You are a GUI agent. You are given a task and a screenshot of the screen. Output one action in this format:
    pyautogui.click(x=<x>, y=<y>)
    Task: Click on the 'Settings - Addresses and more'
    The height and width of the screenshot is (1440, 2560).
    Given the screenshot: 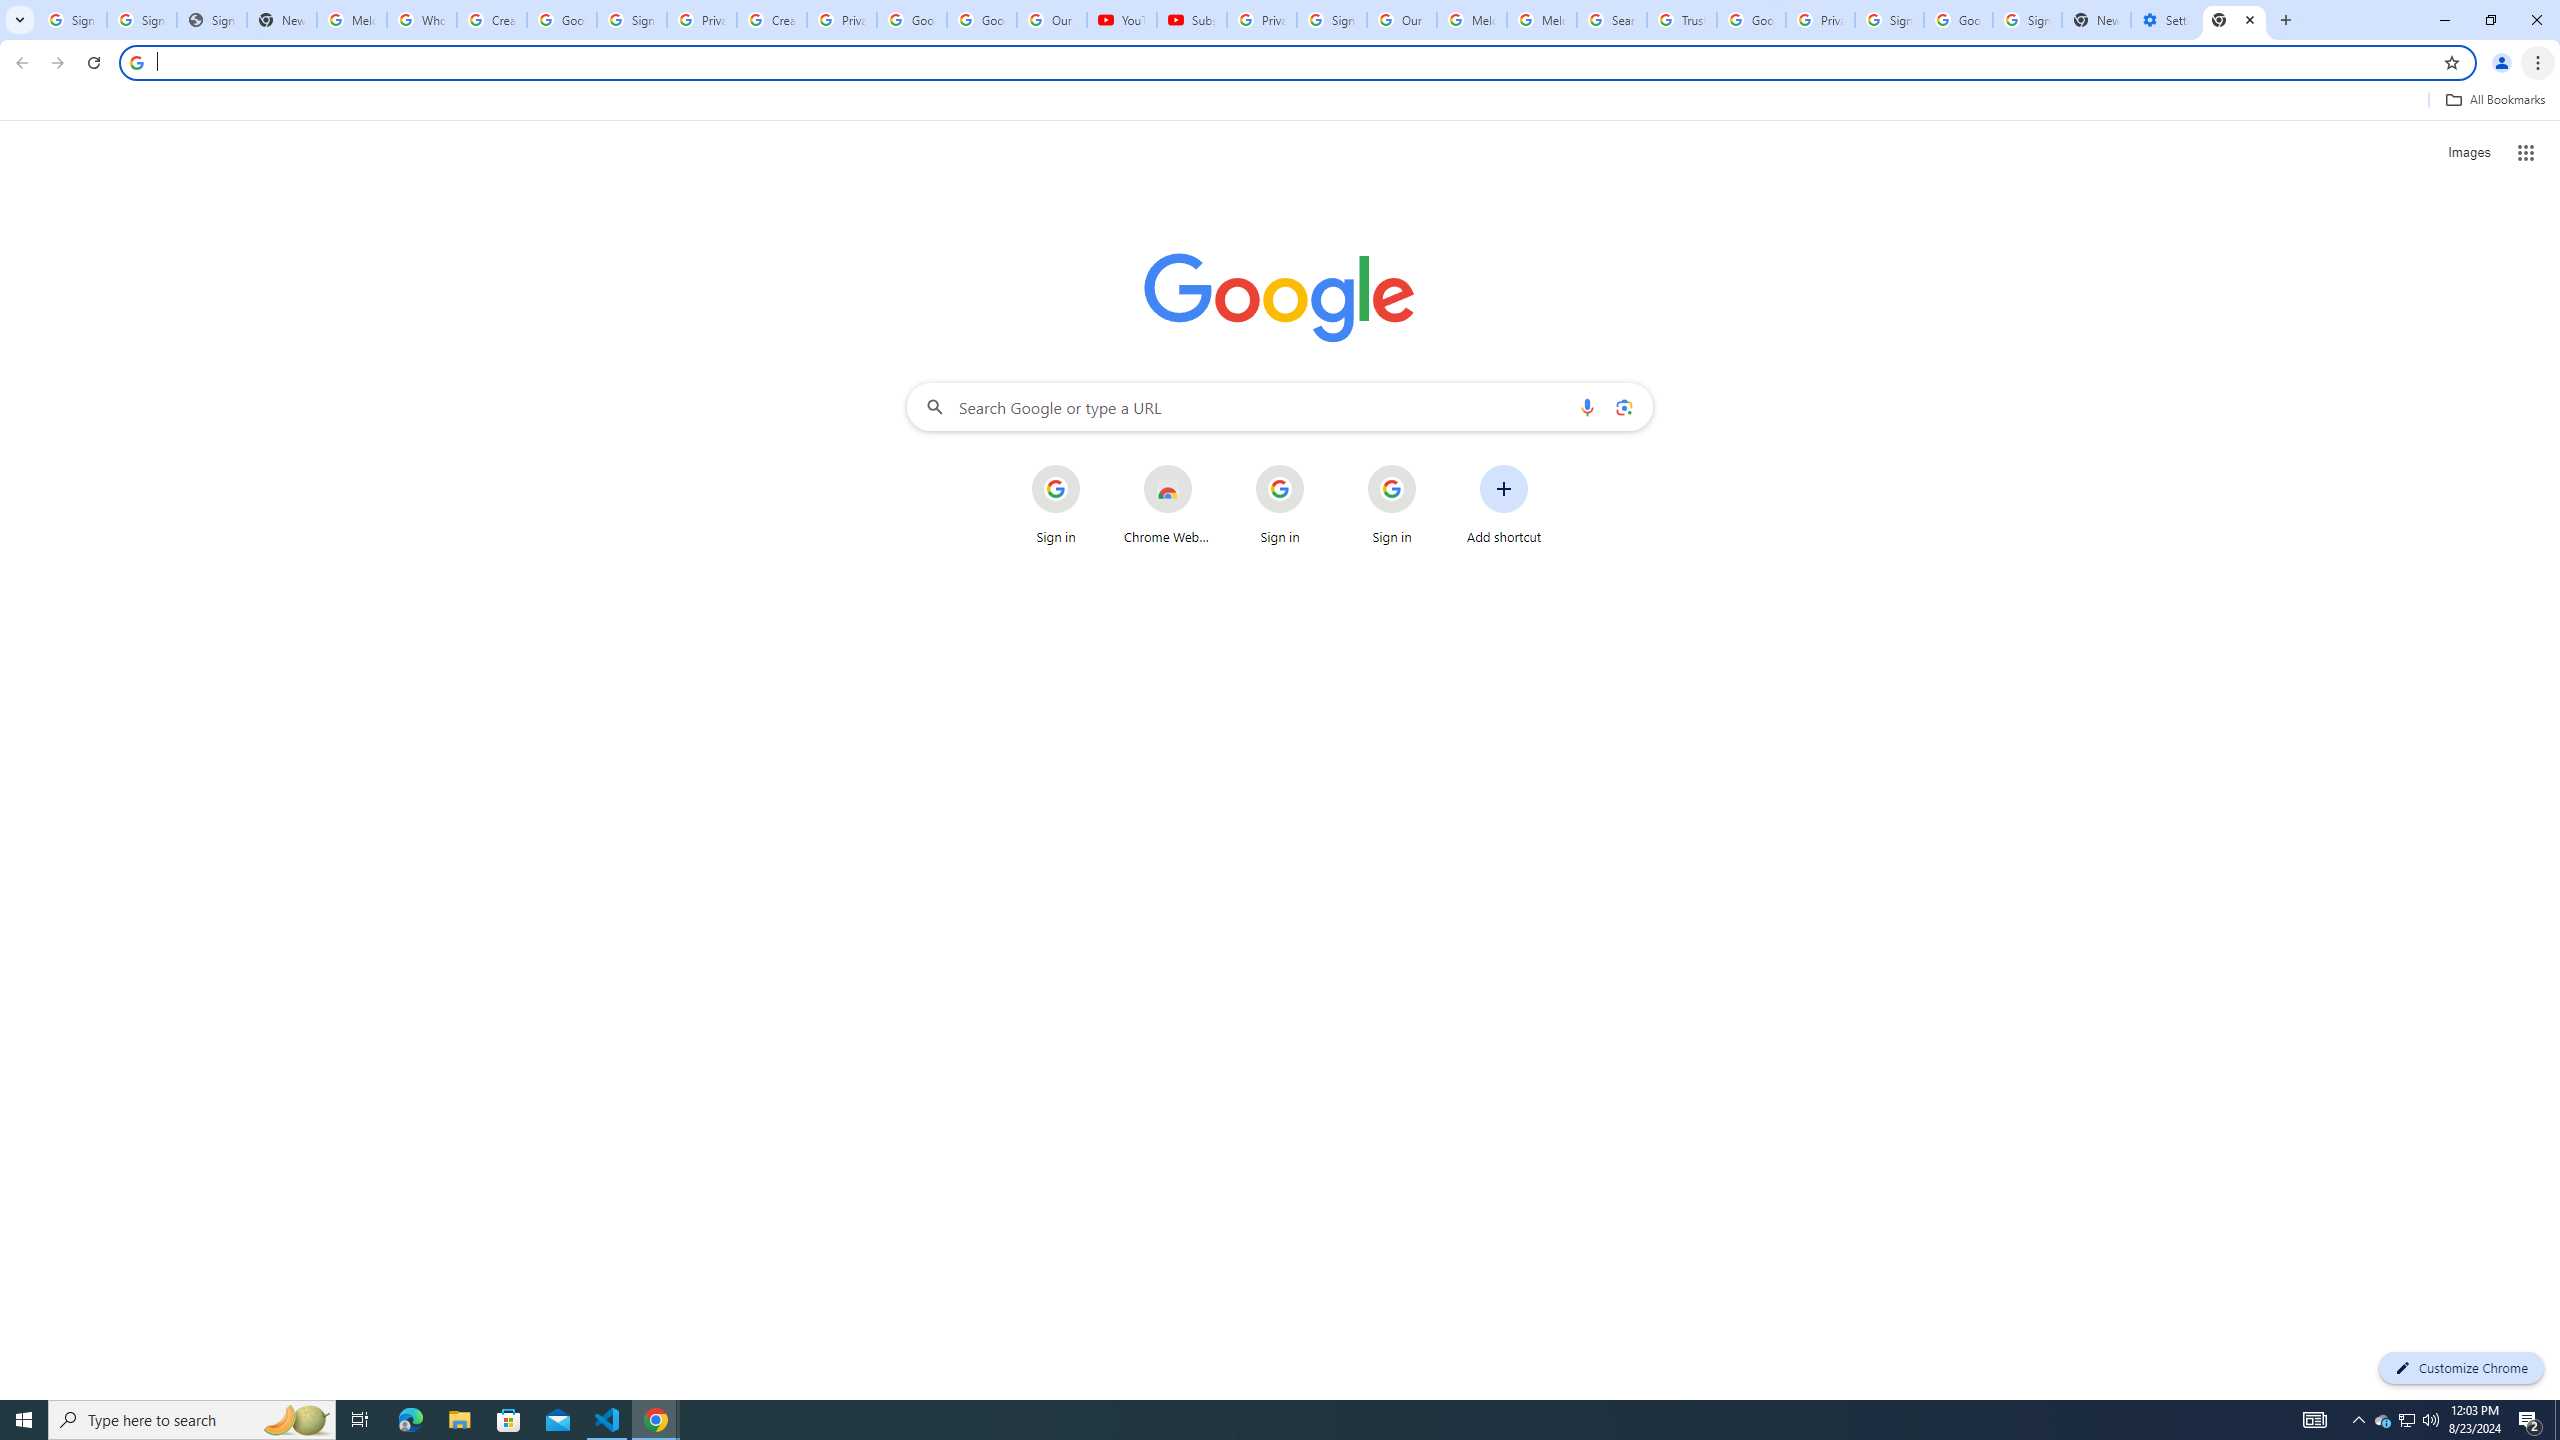 What is the action you would take?
    pyautogui.click(x=2164, y=19)
    